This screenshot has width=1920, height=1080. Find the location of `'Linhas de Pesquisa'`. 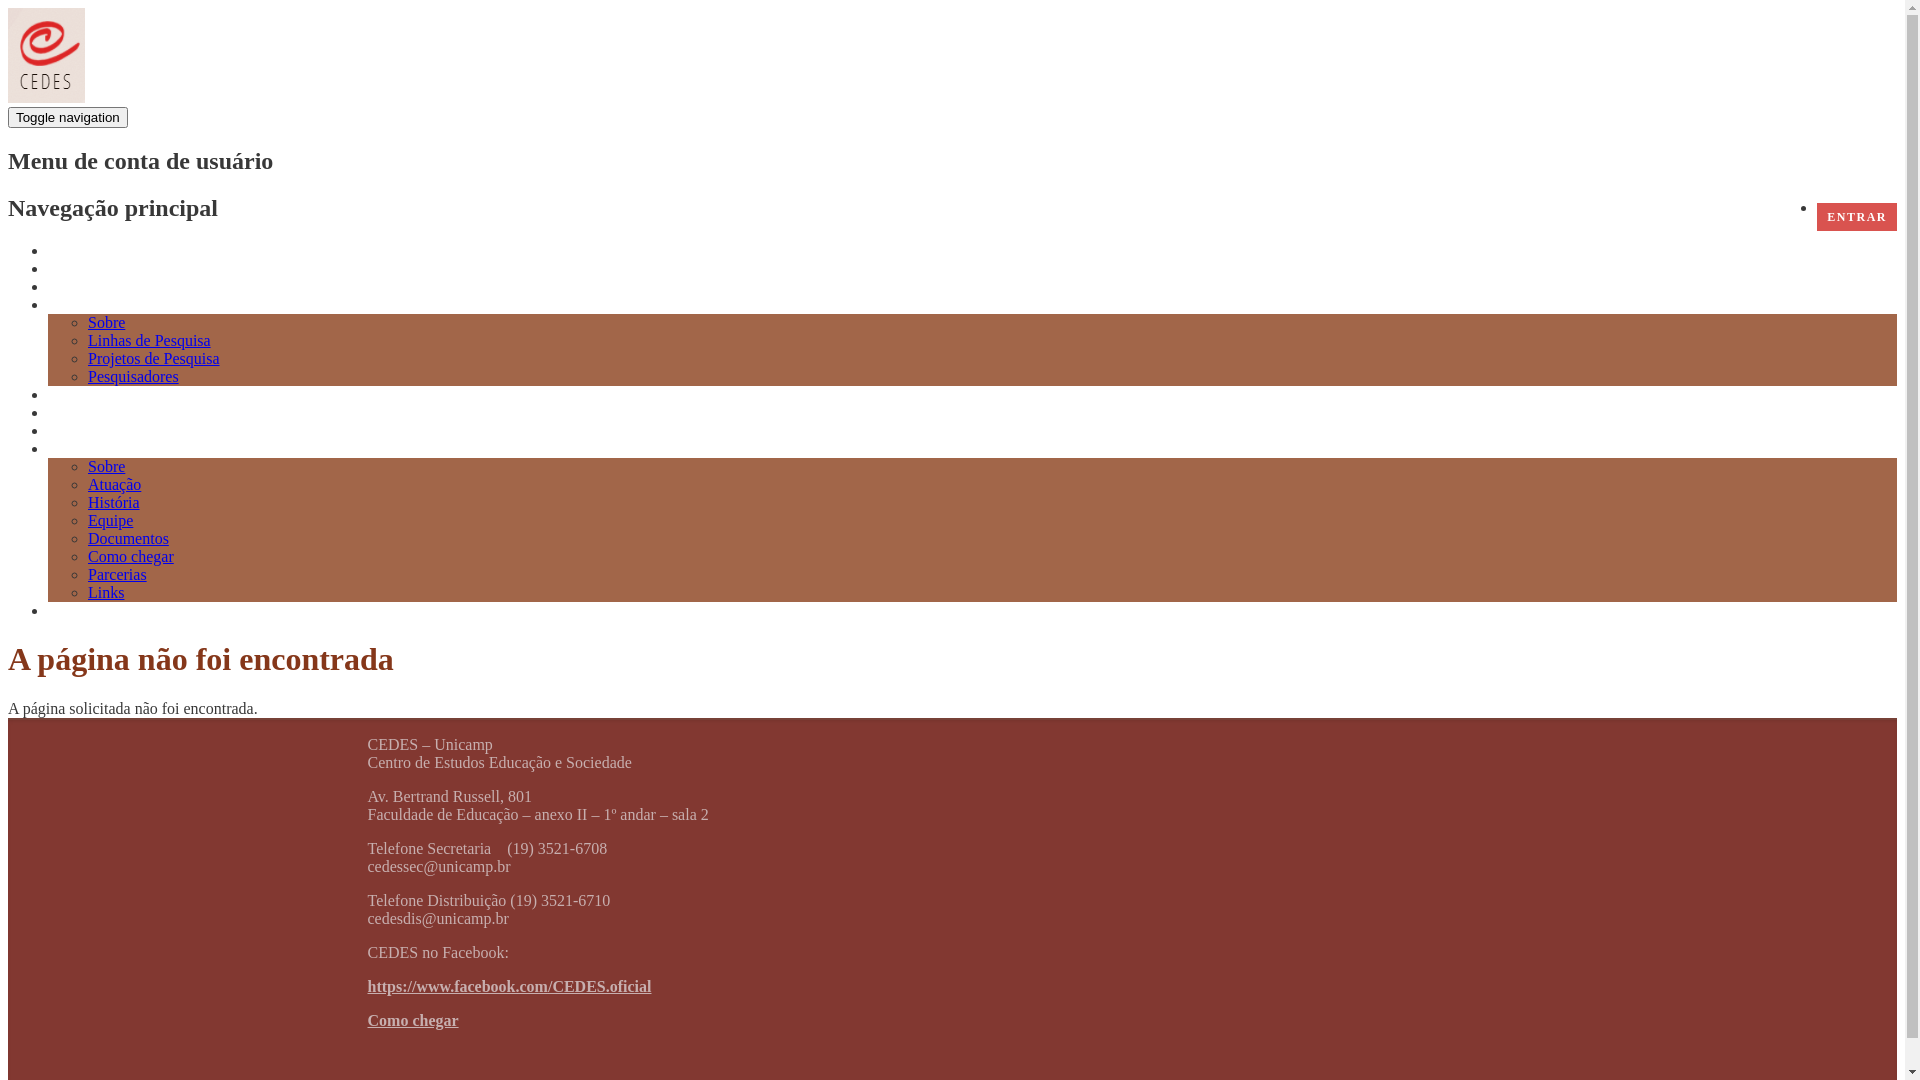

'Linhas de Pesquisa' is located at coordinates (86, 339).